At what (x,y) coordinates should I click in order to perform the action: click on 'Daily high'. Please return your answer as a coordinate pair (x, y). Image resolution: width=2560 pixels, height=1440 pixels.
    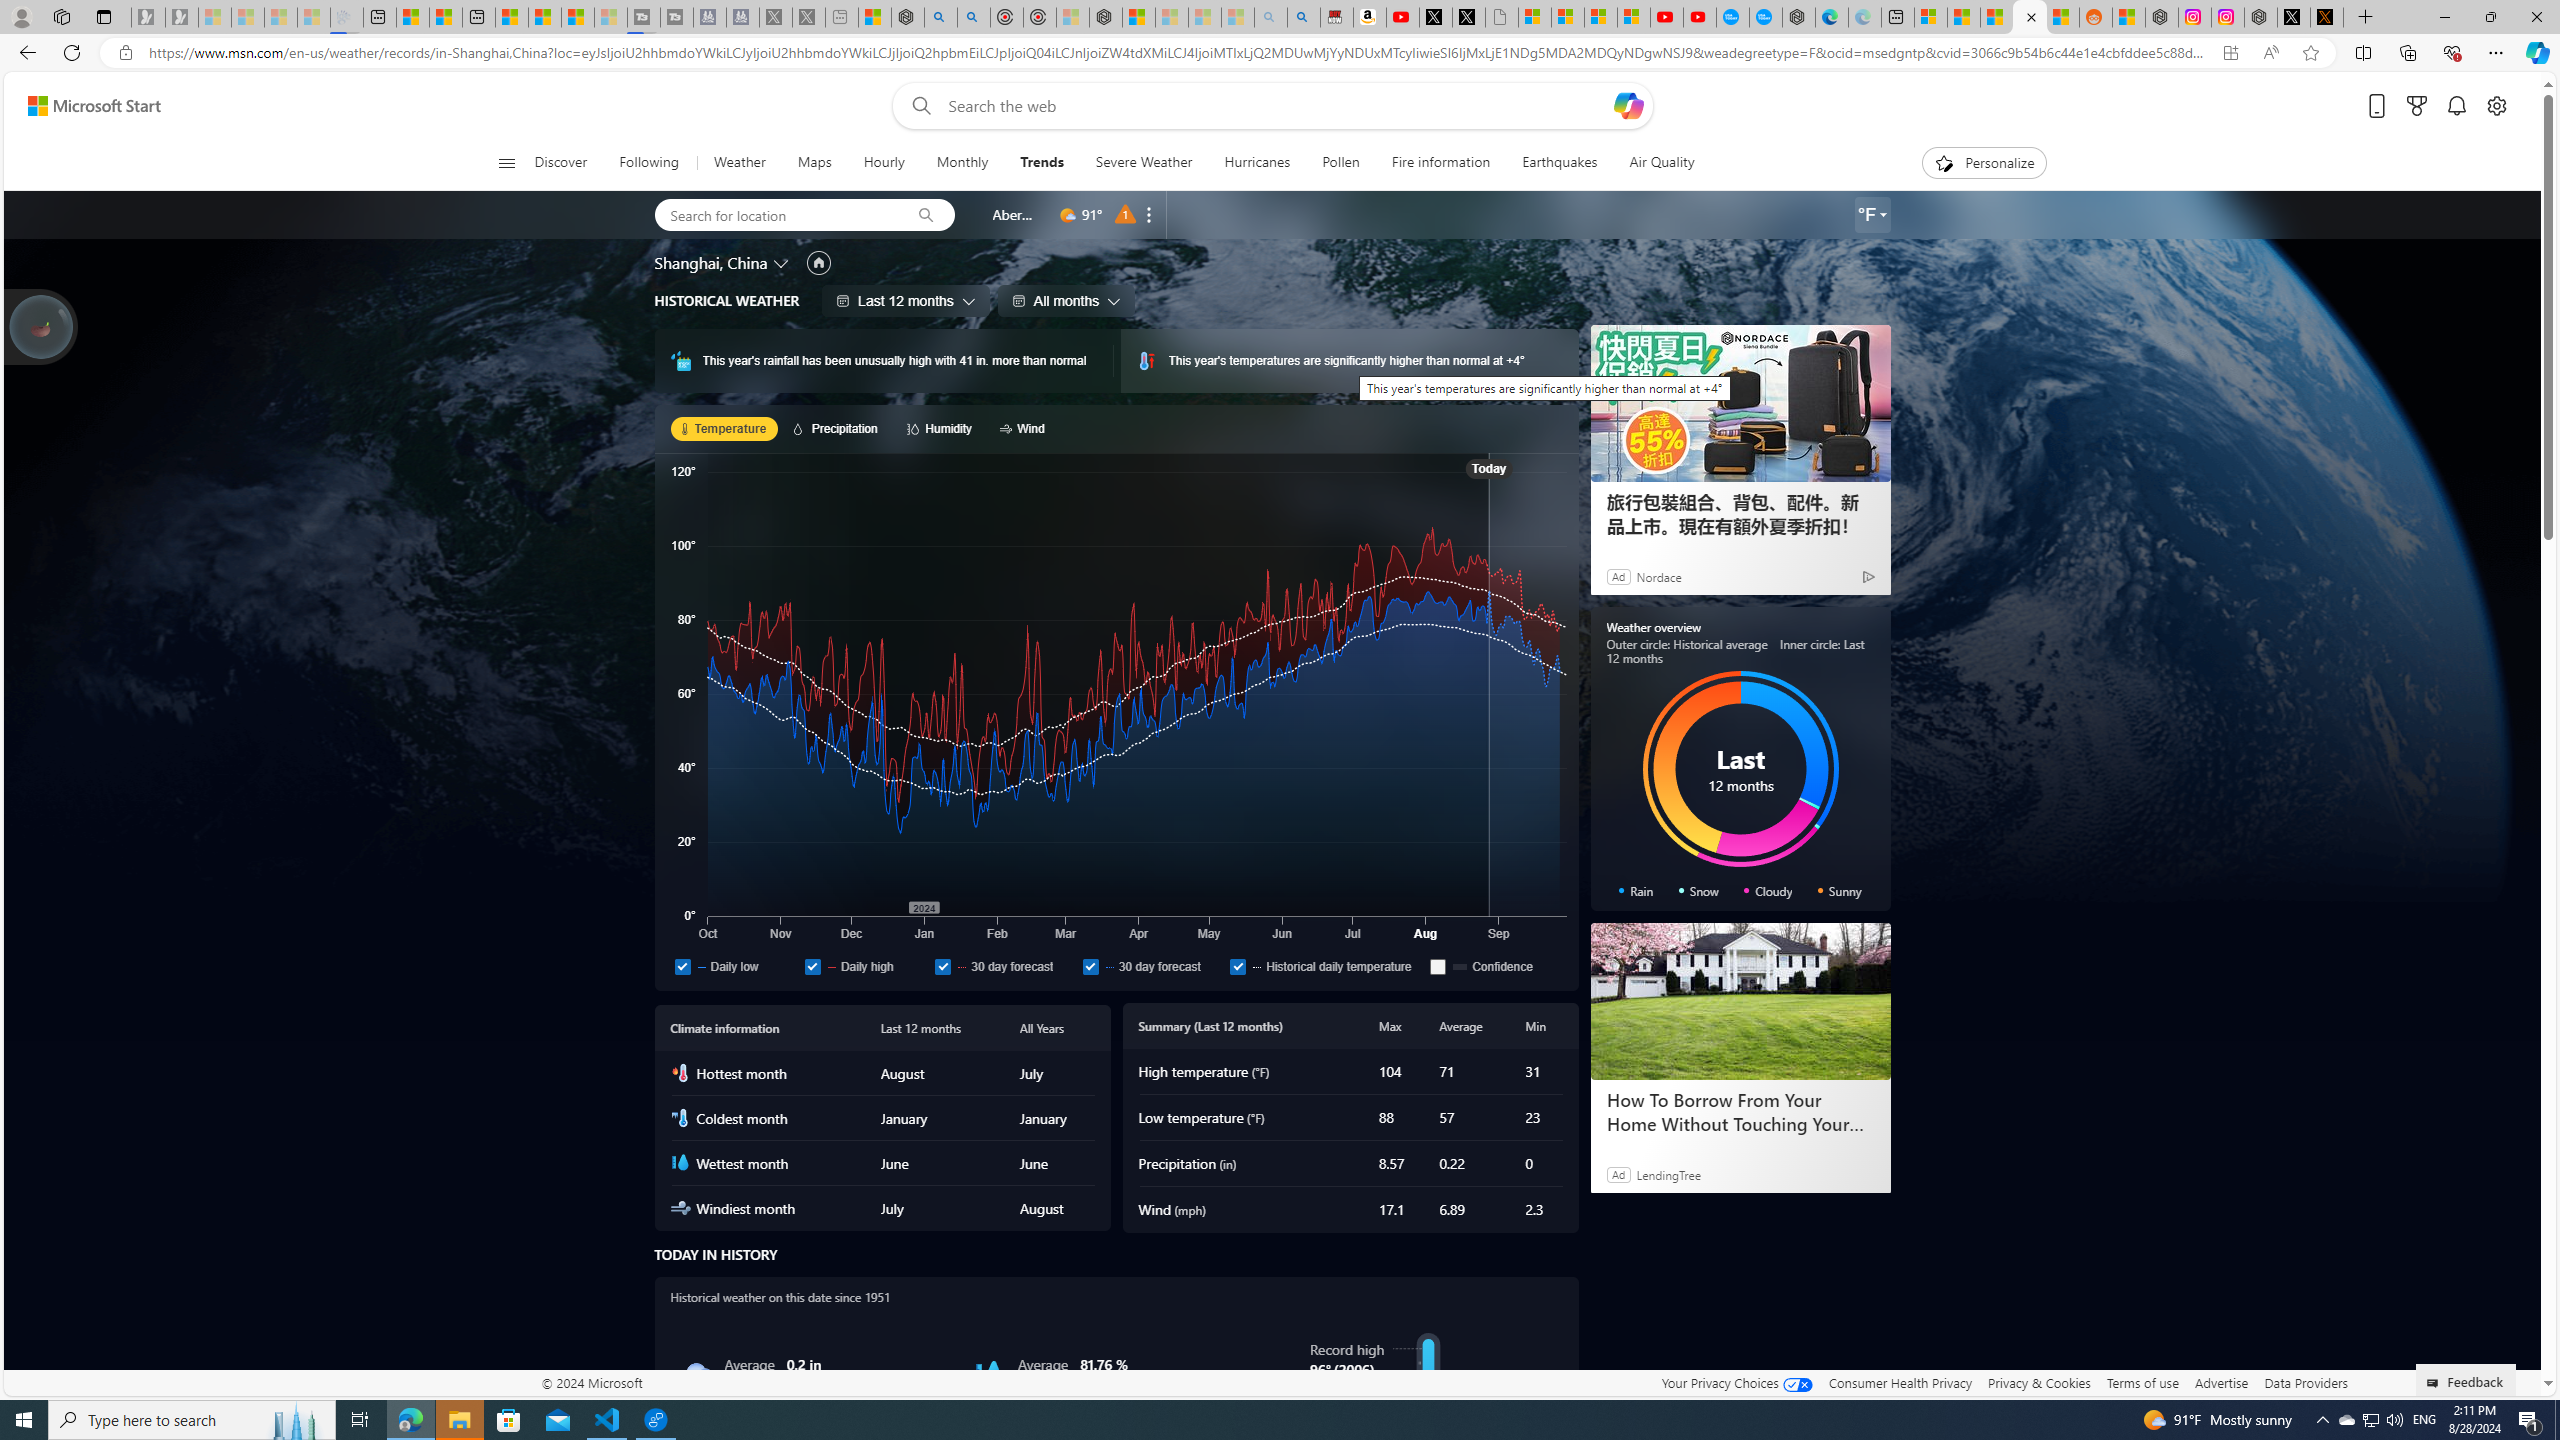
    Looking at the image, I should click on (864, 965).